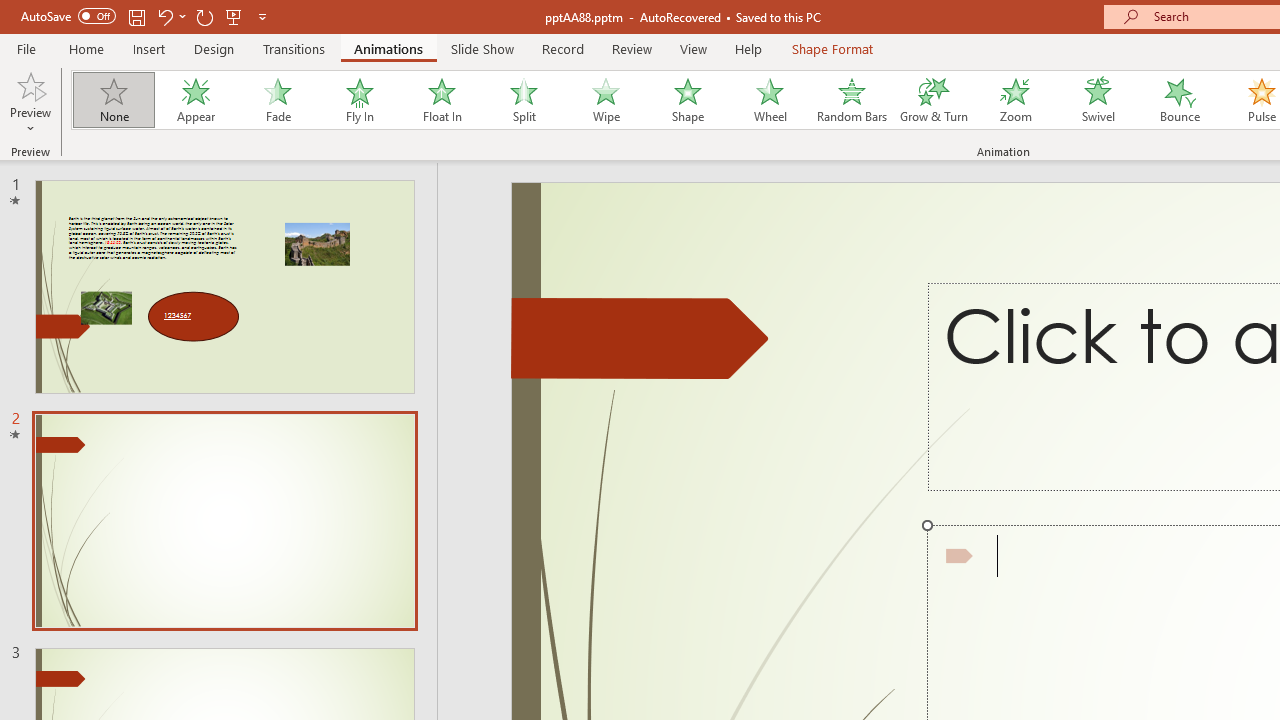  What do you see at coordinates (195, 100) in the screenshot?
I see `'Appear'` at bounding box center [195, 100].